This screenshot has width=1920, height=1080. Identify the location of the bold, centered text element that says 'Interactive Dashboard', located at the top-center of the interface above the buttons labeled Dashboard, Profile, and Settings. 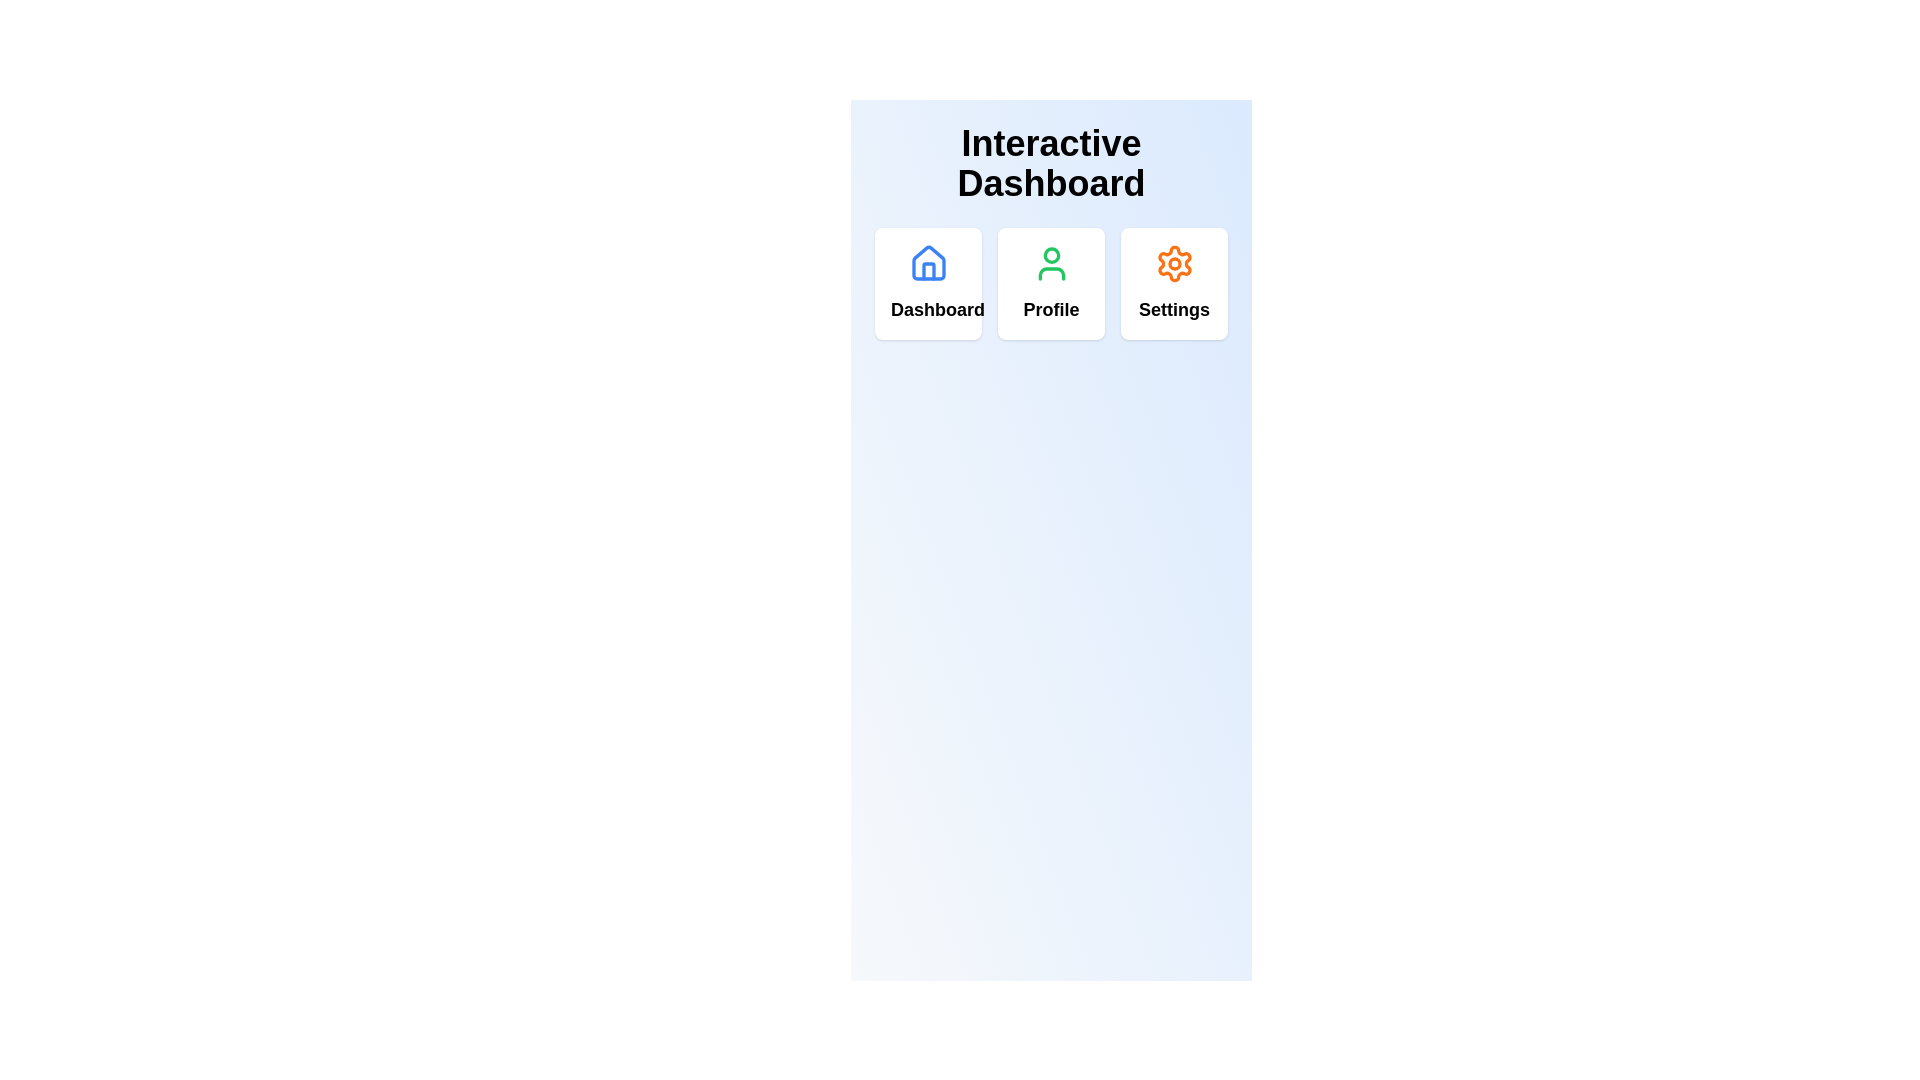
(1050, 175).